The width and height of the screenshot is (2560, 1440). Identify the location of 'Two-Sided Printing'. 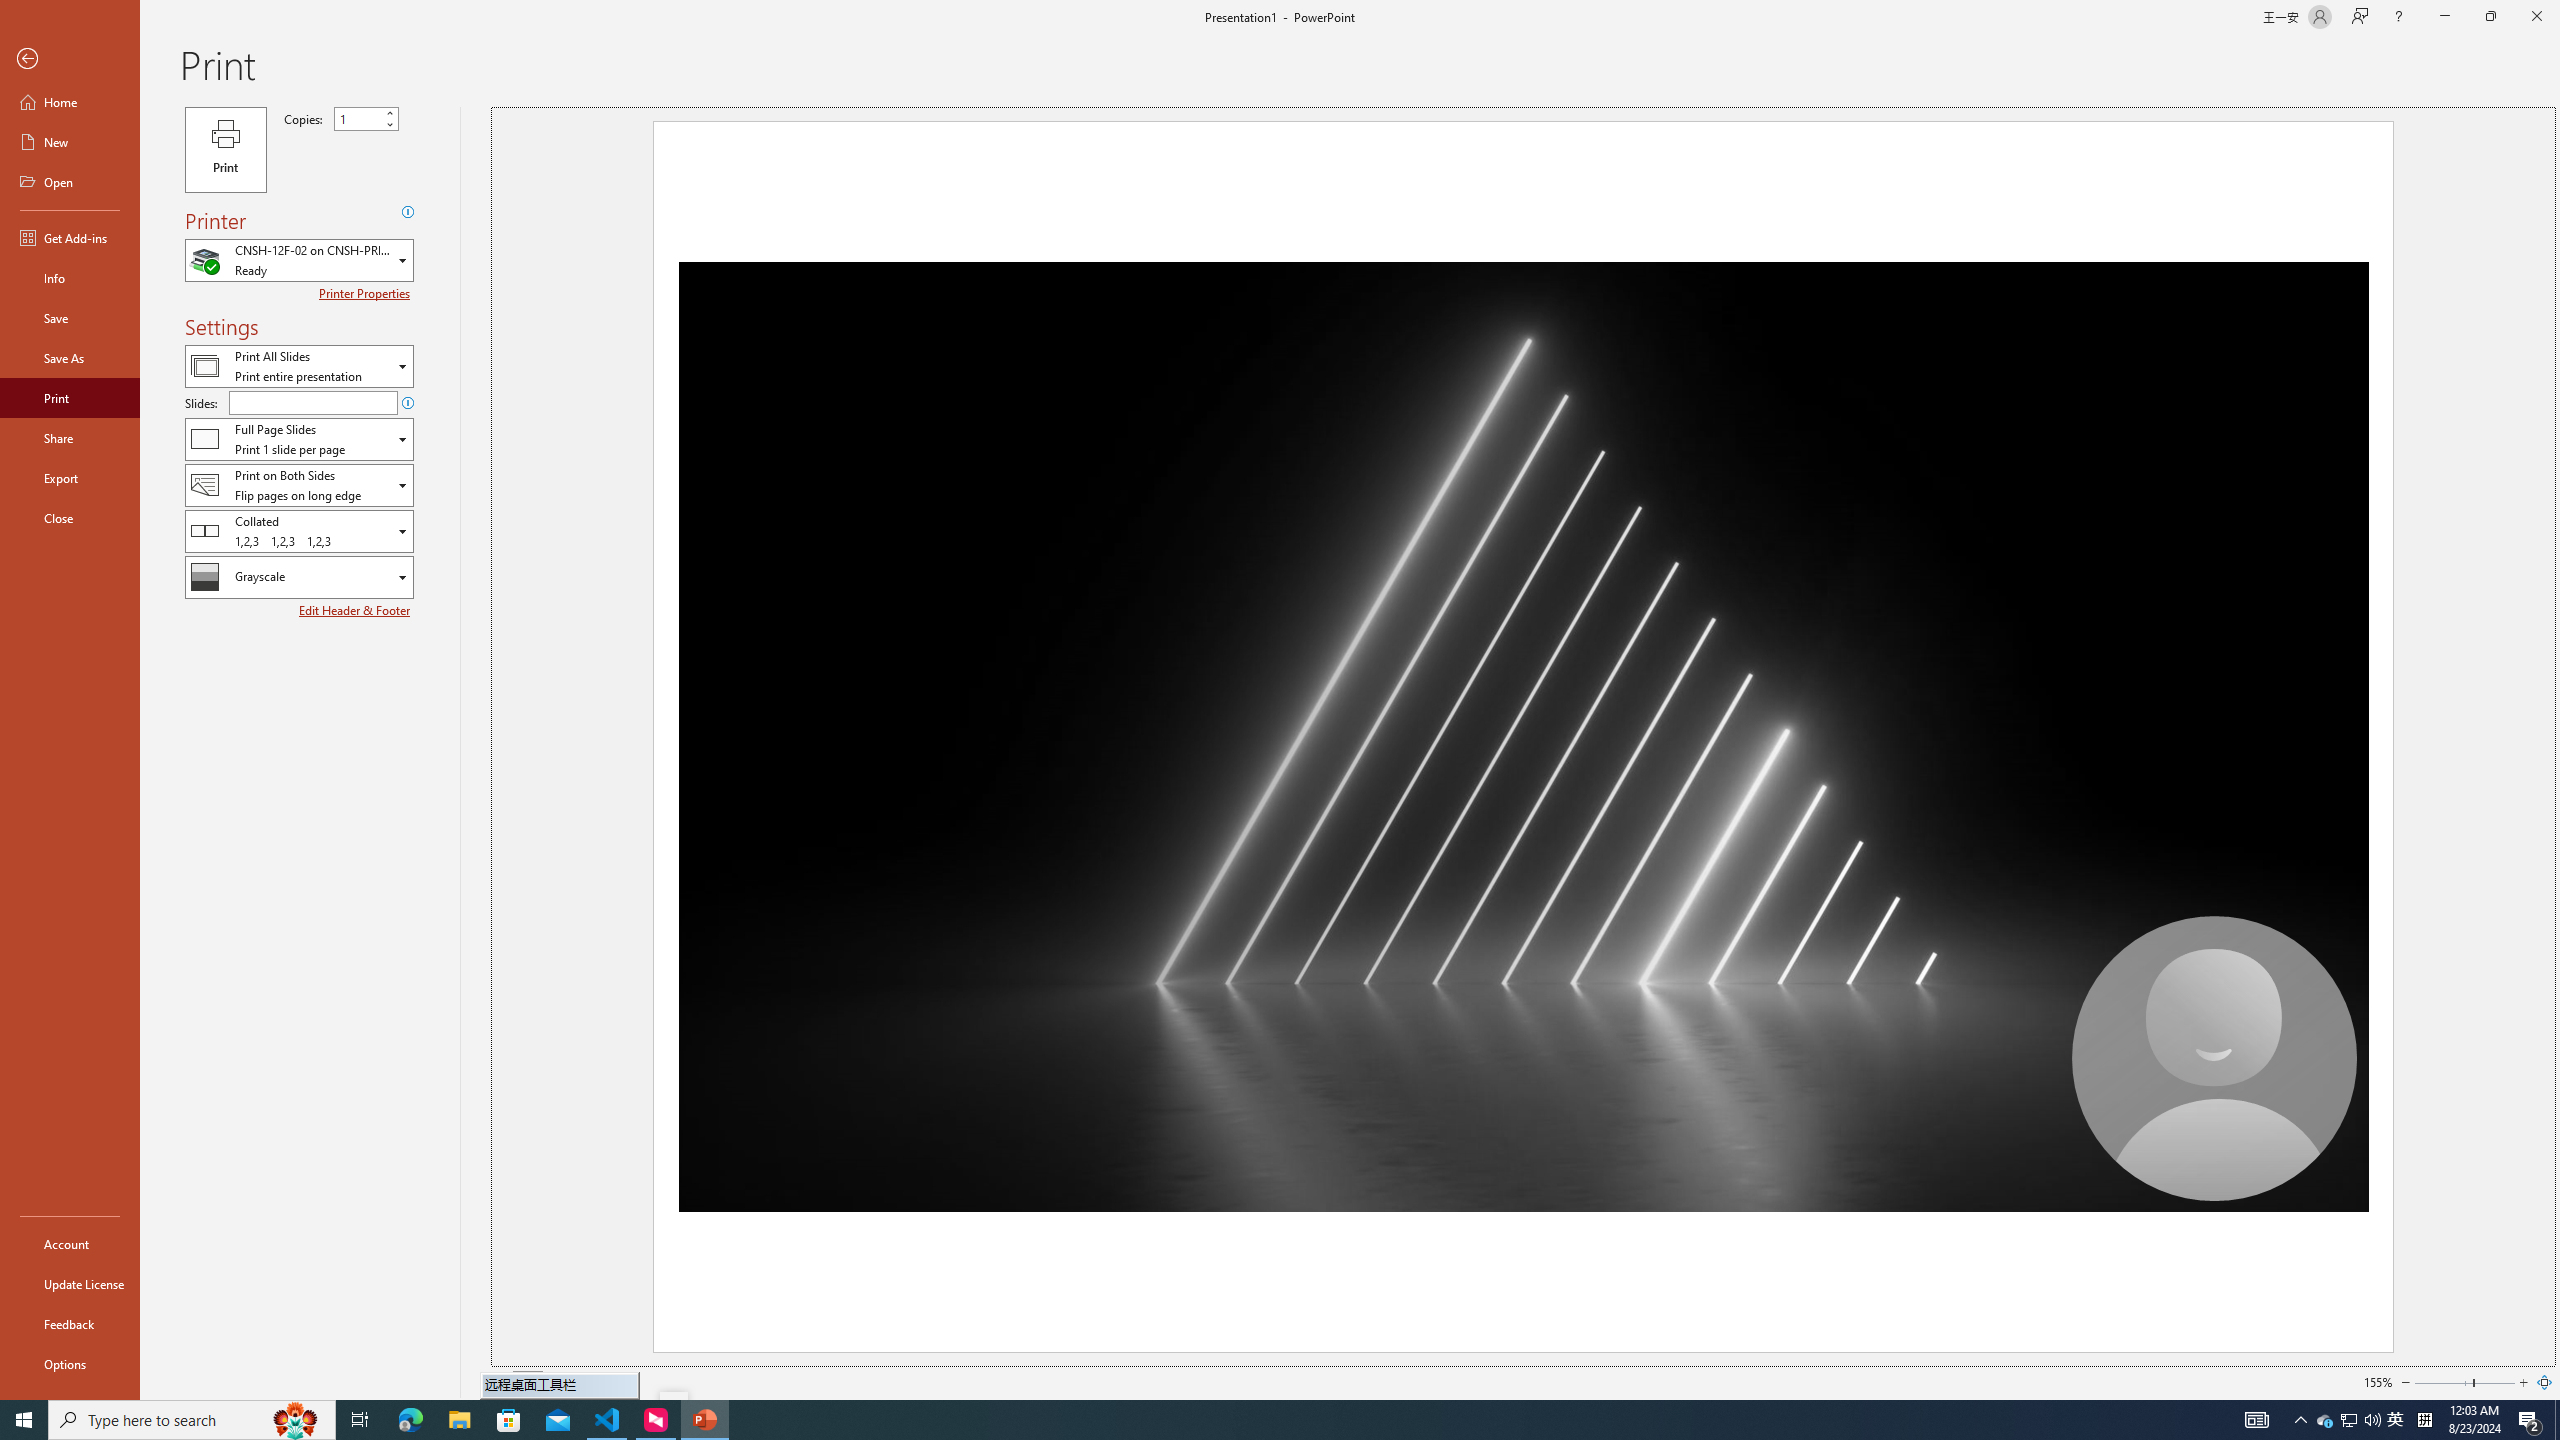
(298, 485).